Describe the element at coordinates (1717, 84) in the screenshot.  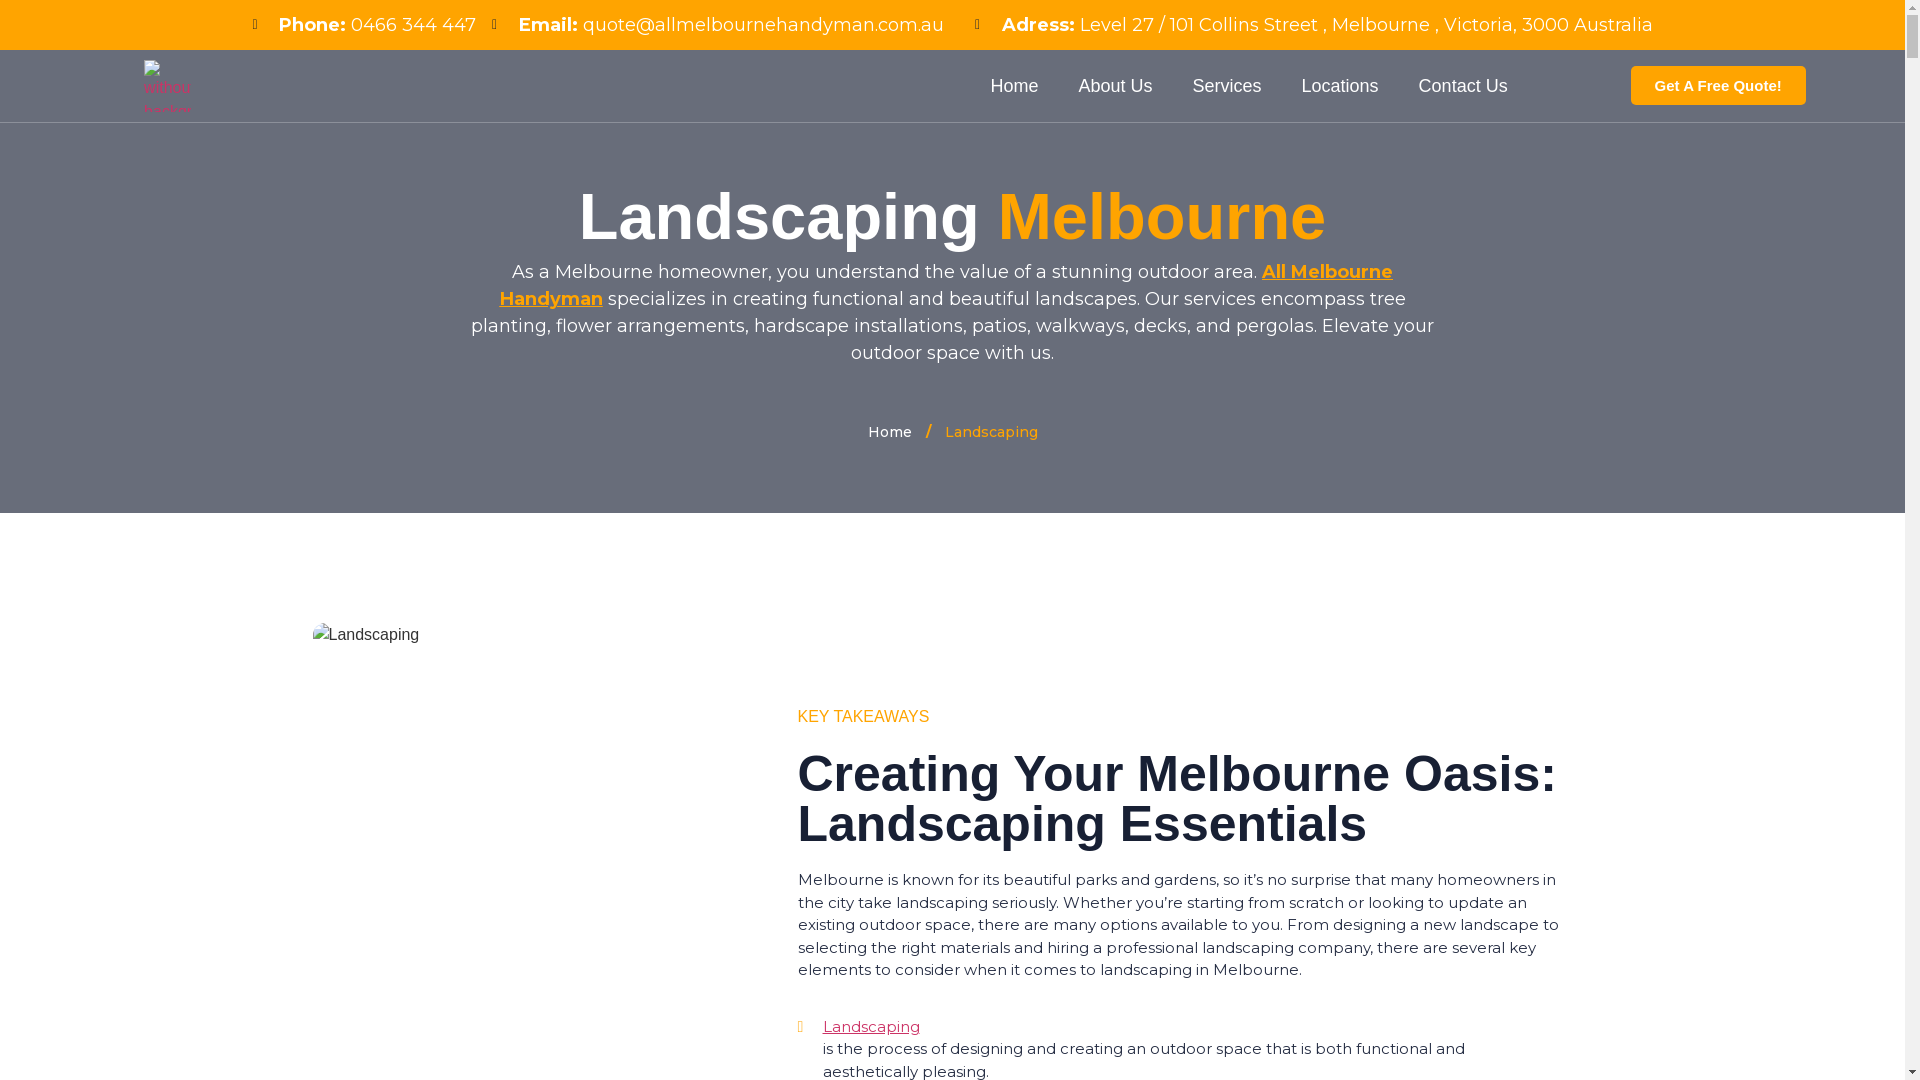
I see `'Get A Free Quote!'` at that location.